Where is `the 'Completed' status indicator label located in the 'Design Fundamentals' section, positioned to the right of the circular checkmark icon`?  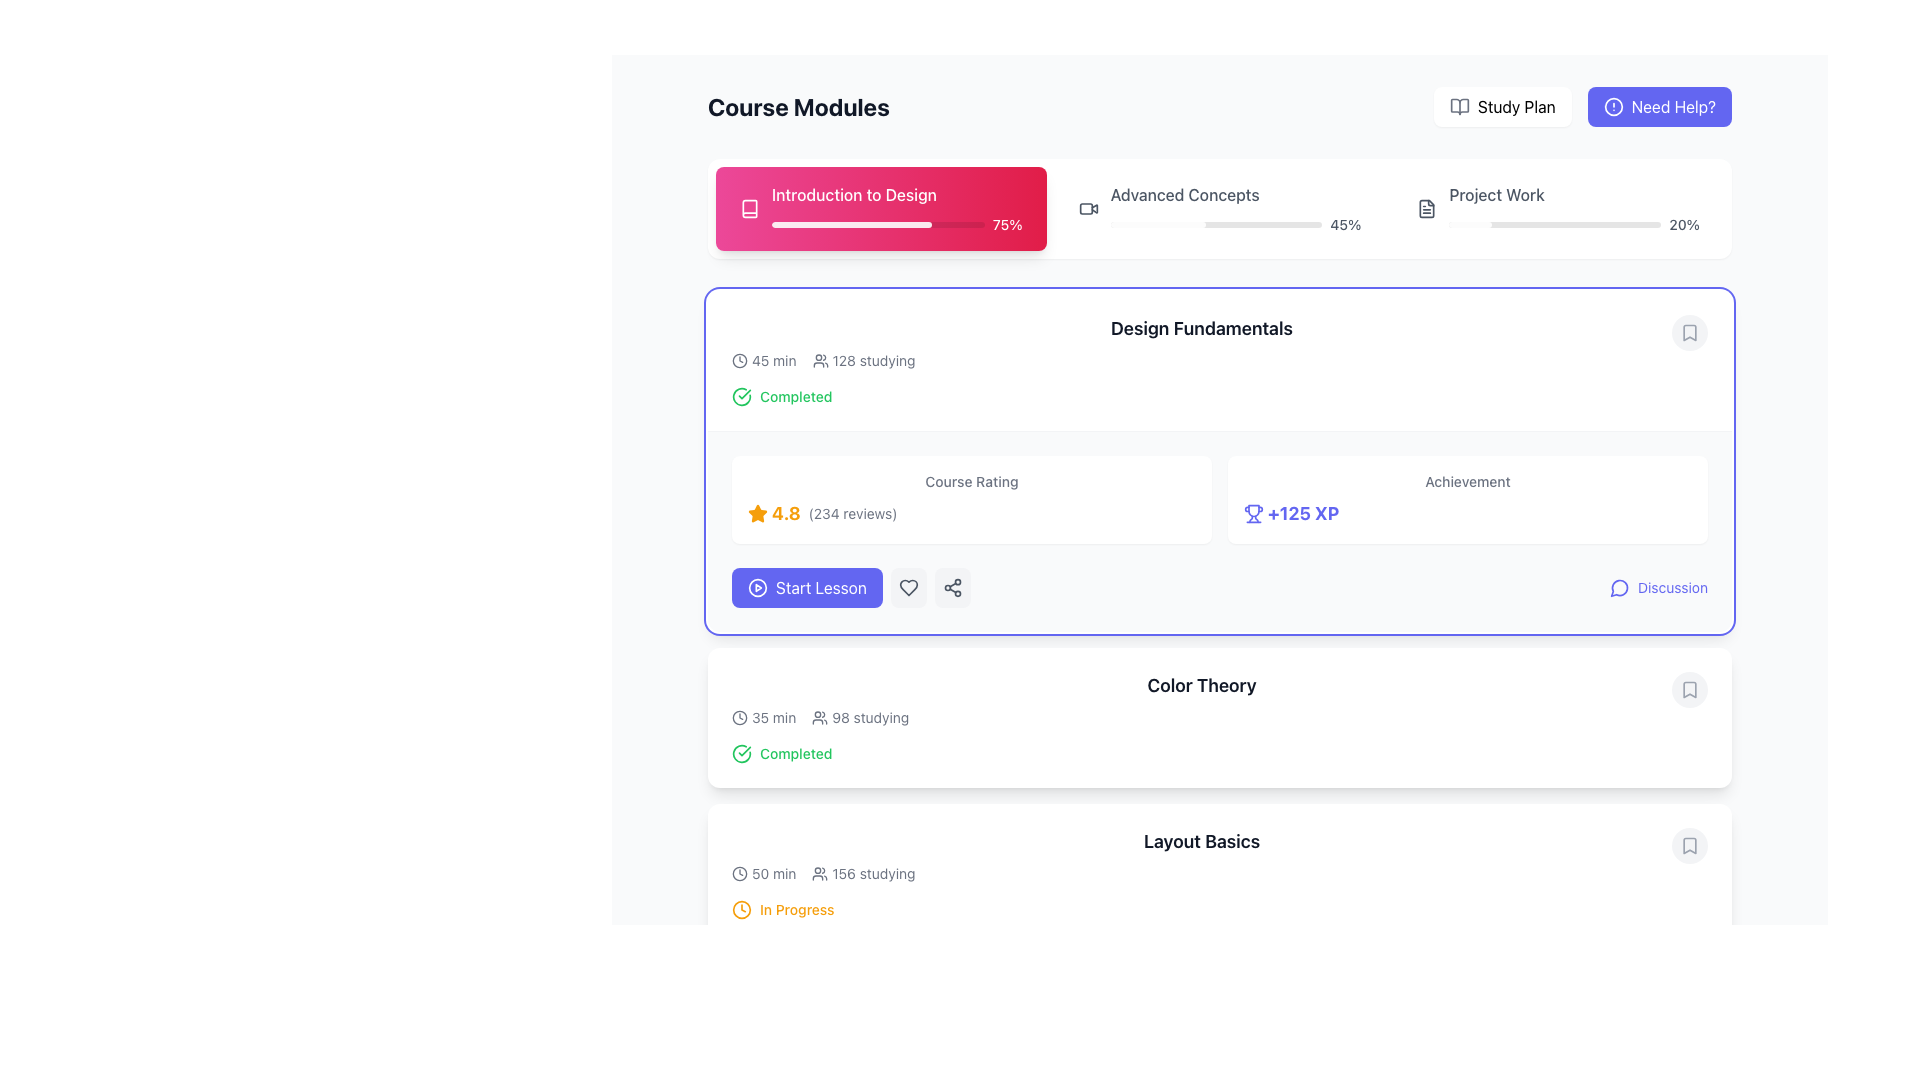 the 'Completed' status indicator label located in the 'Design Fundamentals' section, positioned to the right of the circular checkmark icon is located at coordinates (795, 397).